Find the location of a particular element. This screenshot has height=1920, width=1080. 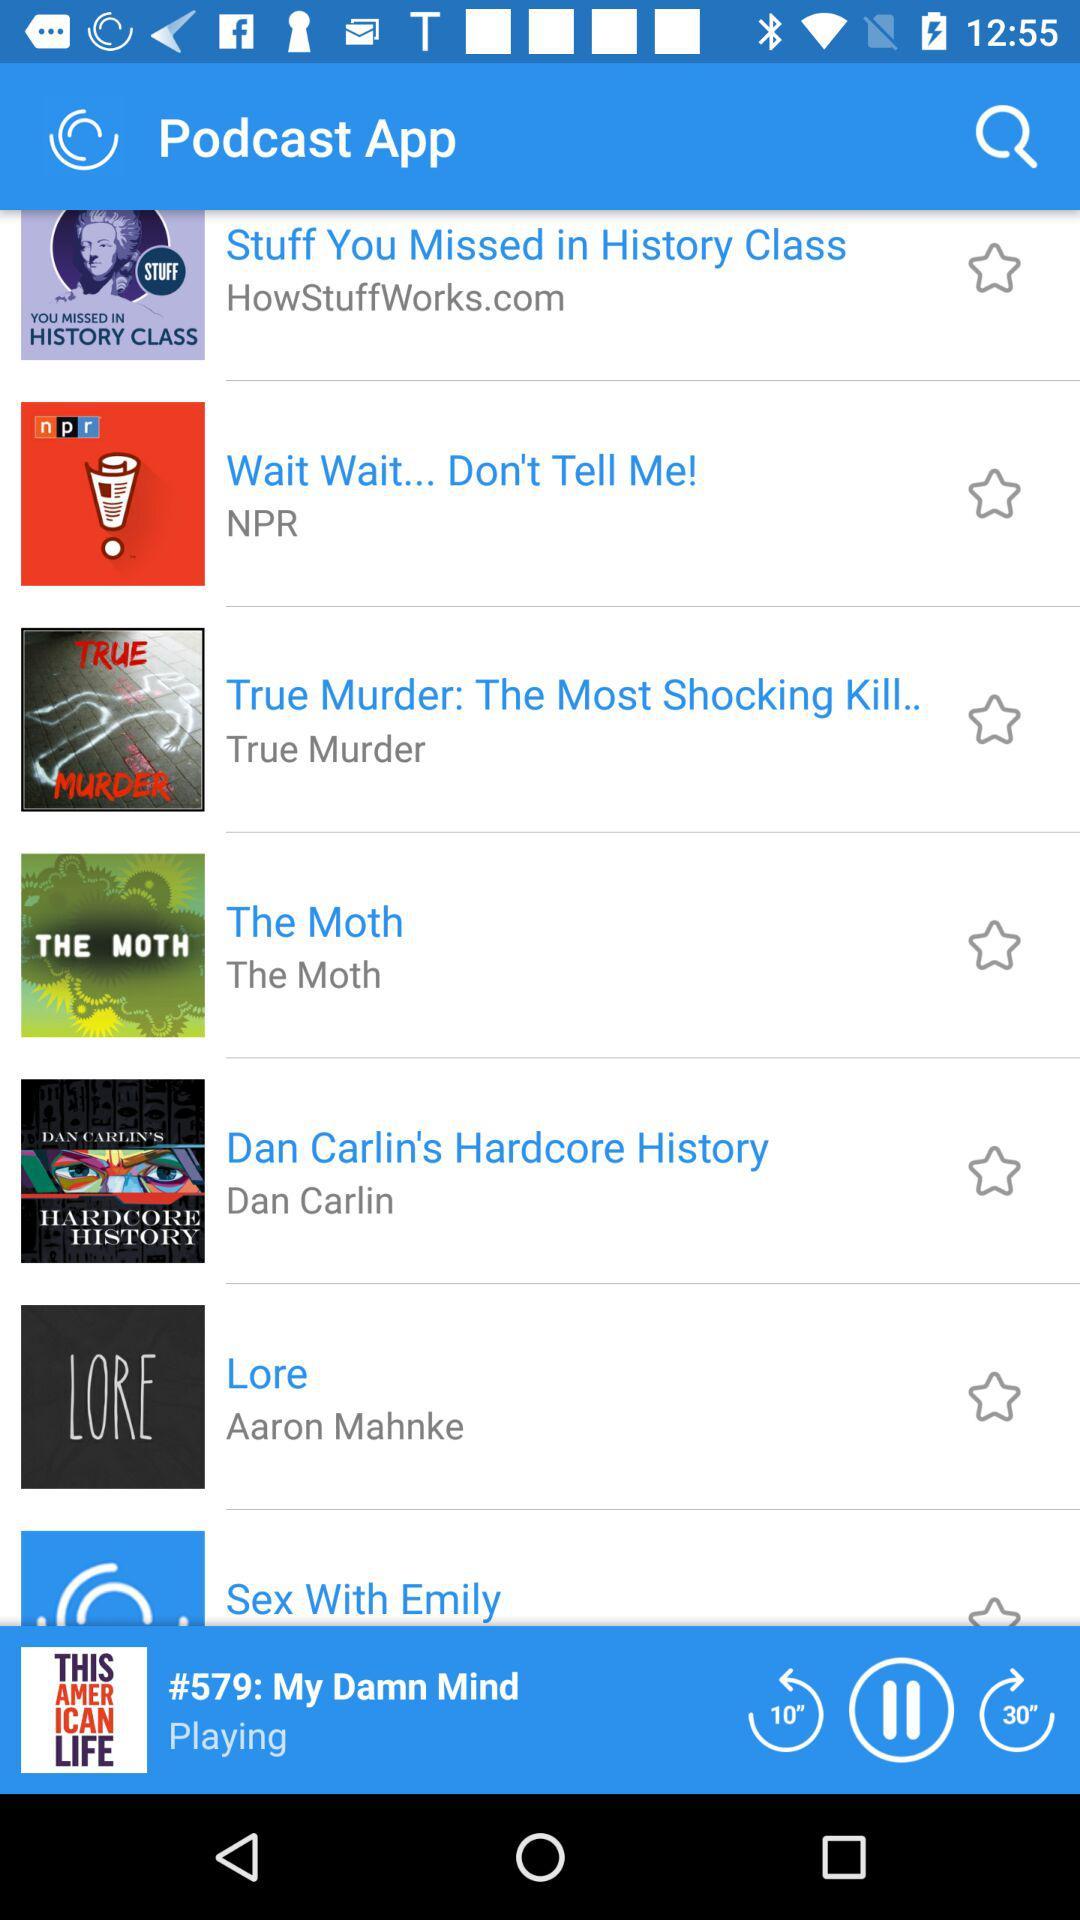

wait wait do n't tell me npr podcast is located at coordinates (994, 493).